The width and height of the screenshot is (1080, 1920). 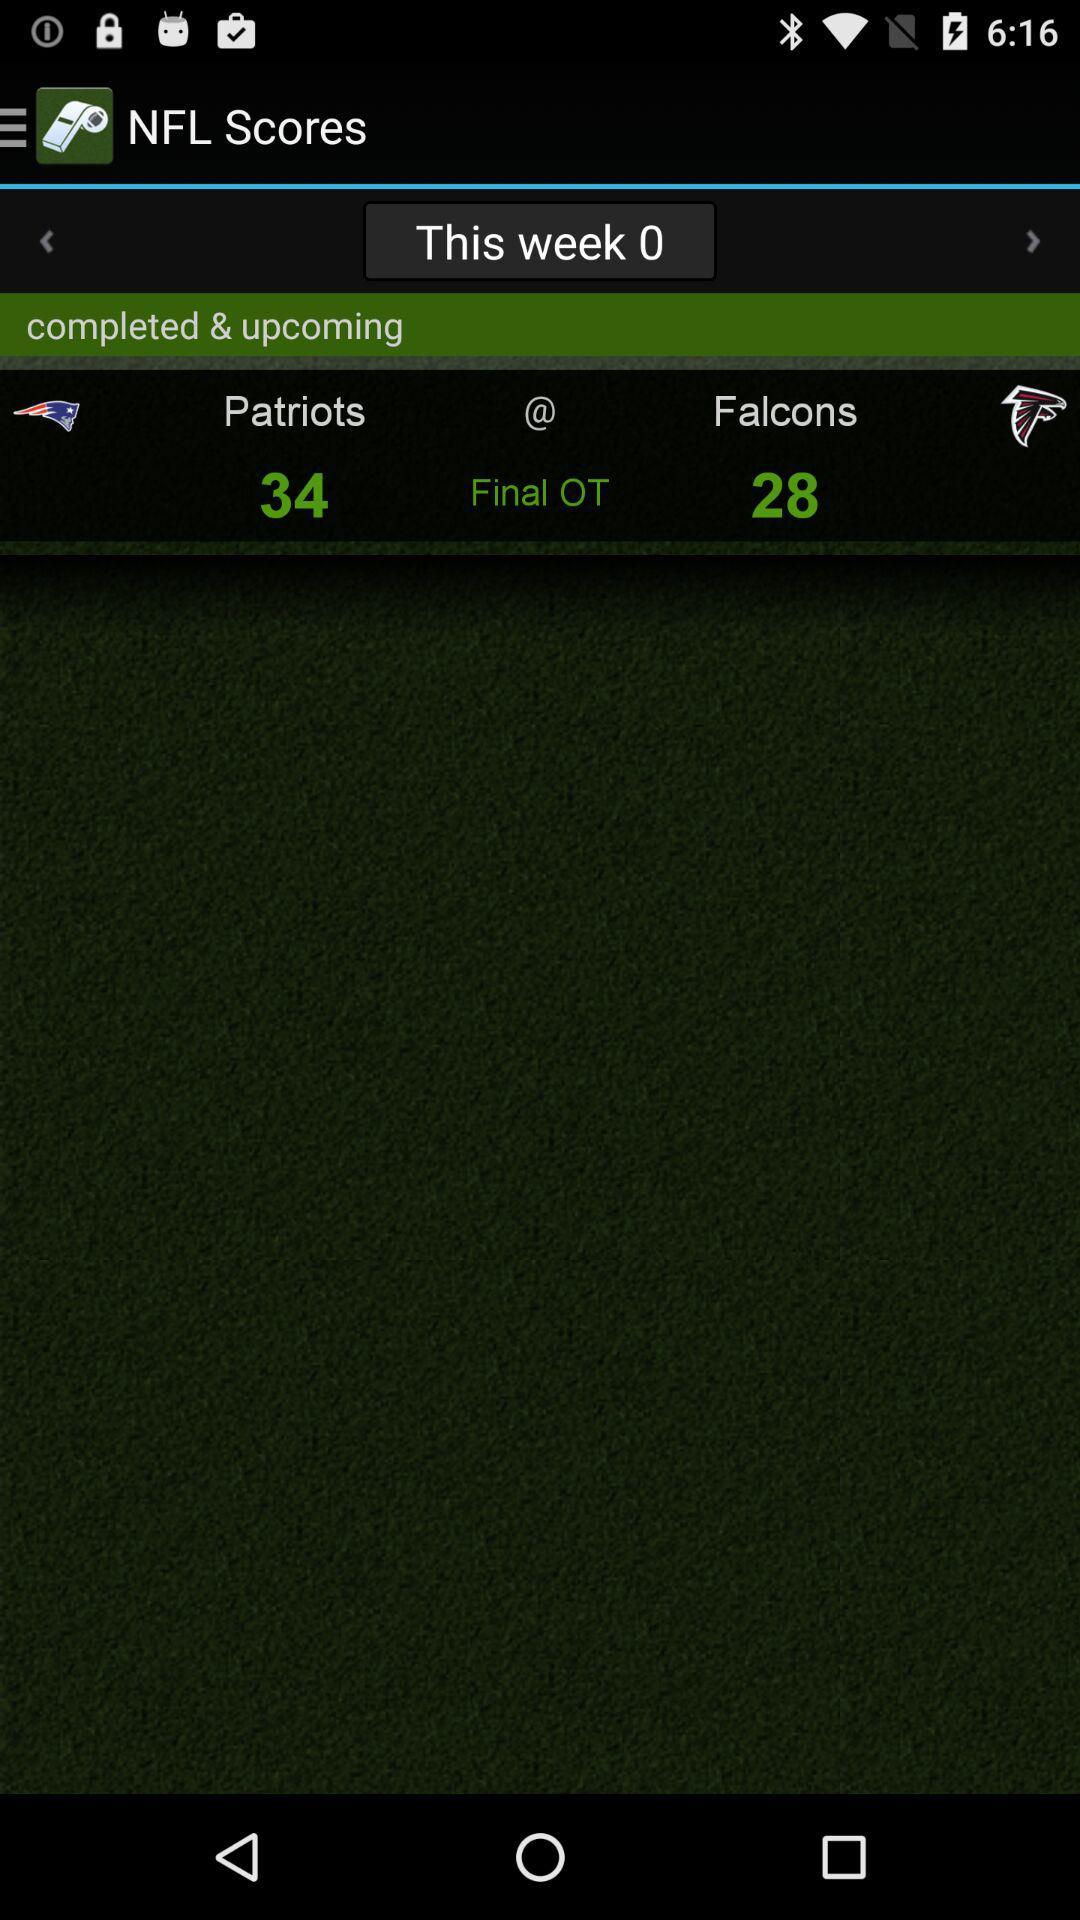 I want to click on the arrow_forward icon, so click(x=1033, y=257).